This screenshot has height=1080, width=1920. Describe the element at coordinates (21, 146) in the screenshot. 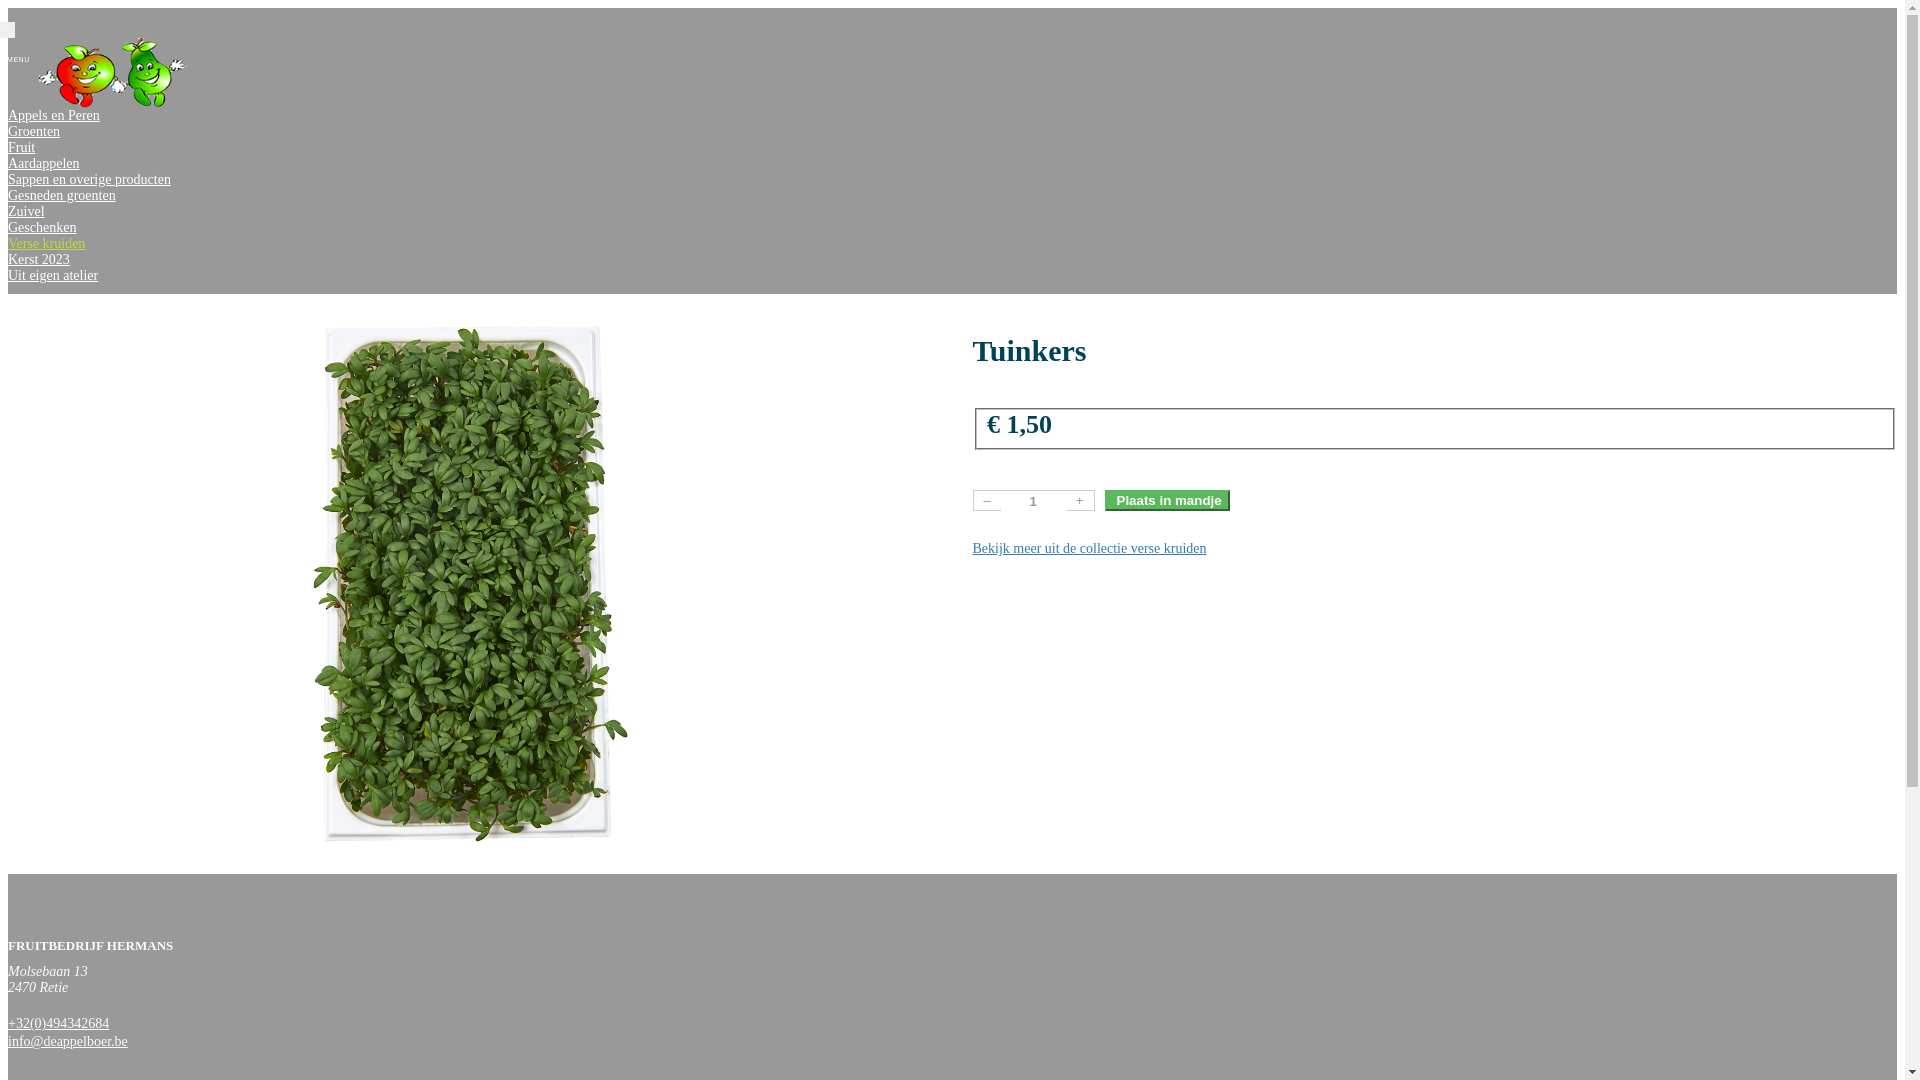

I see `'Fruit'` at that location.